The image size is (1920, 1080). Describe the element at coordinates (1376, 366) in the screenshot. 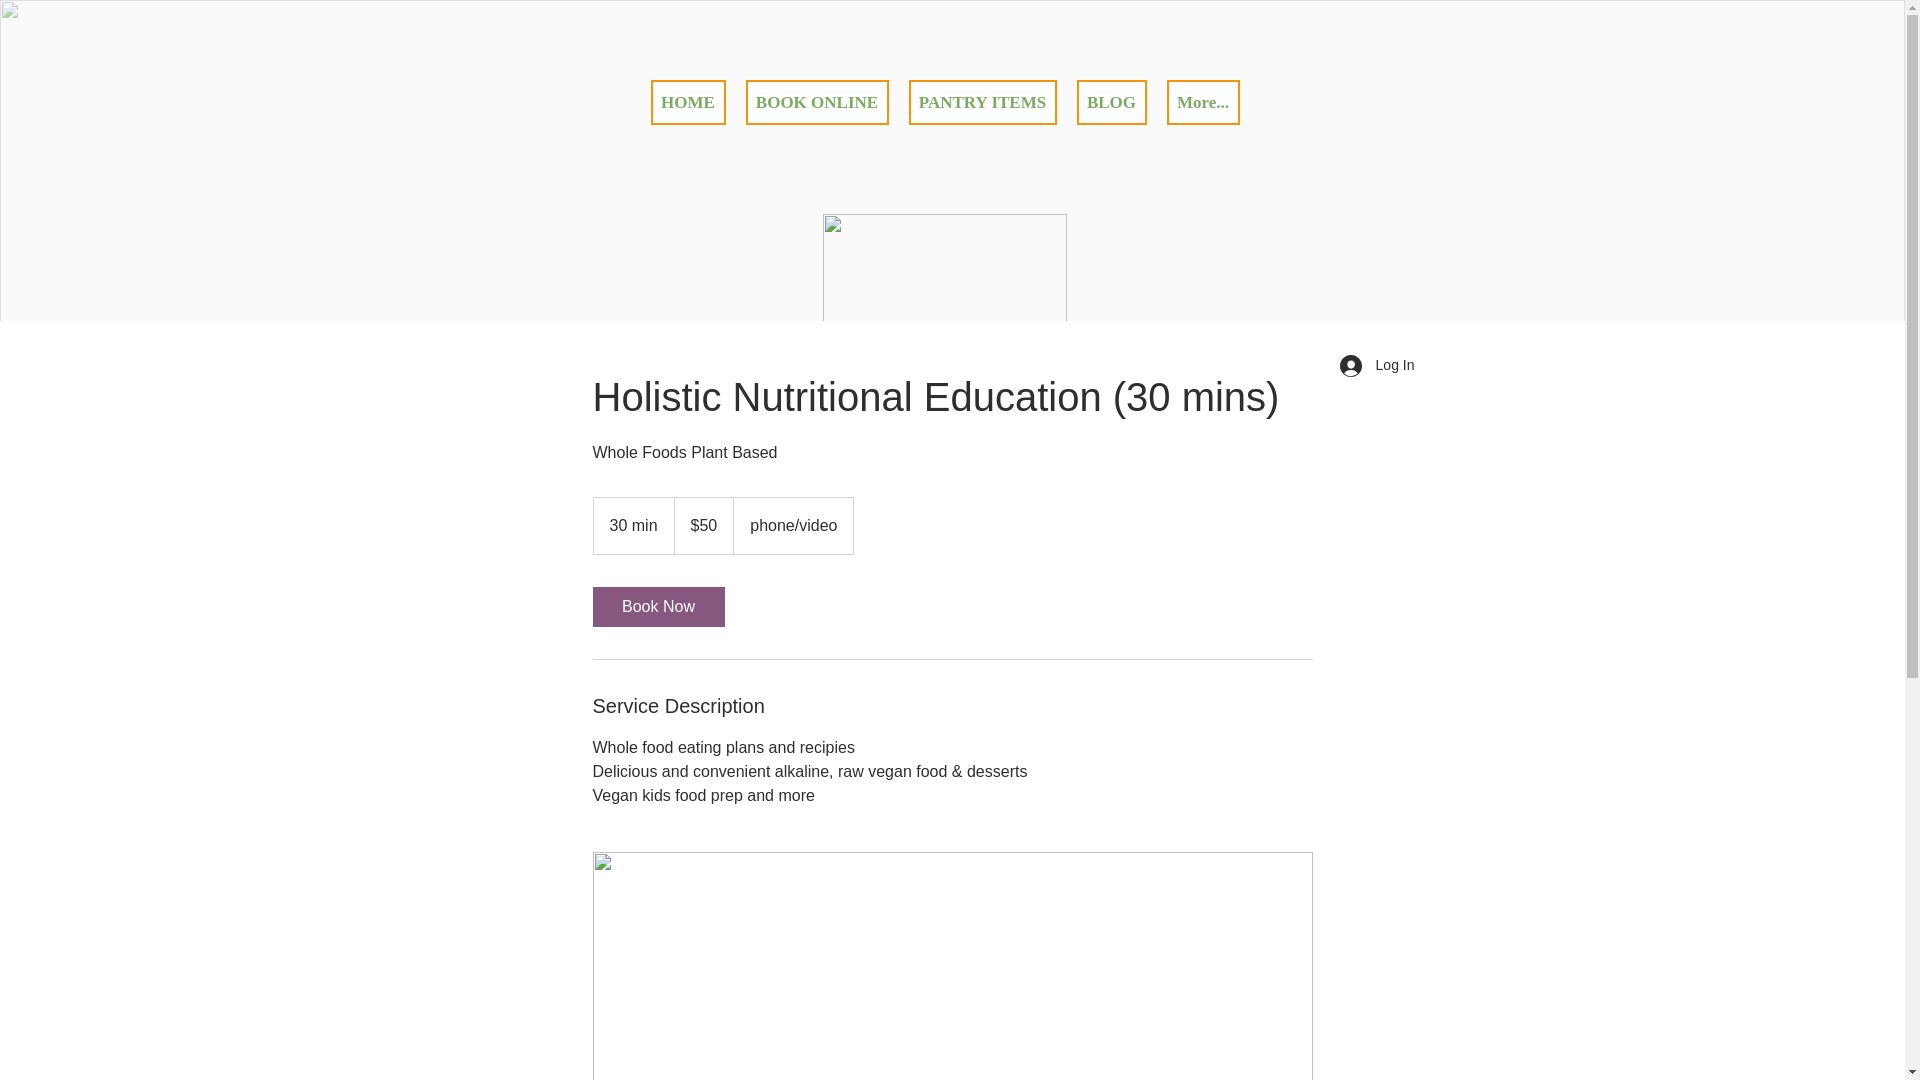

I see `'Log In'` at that location.